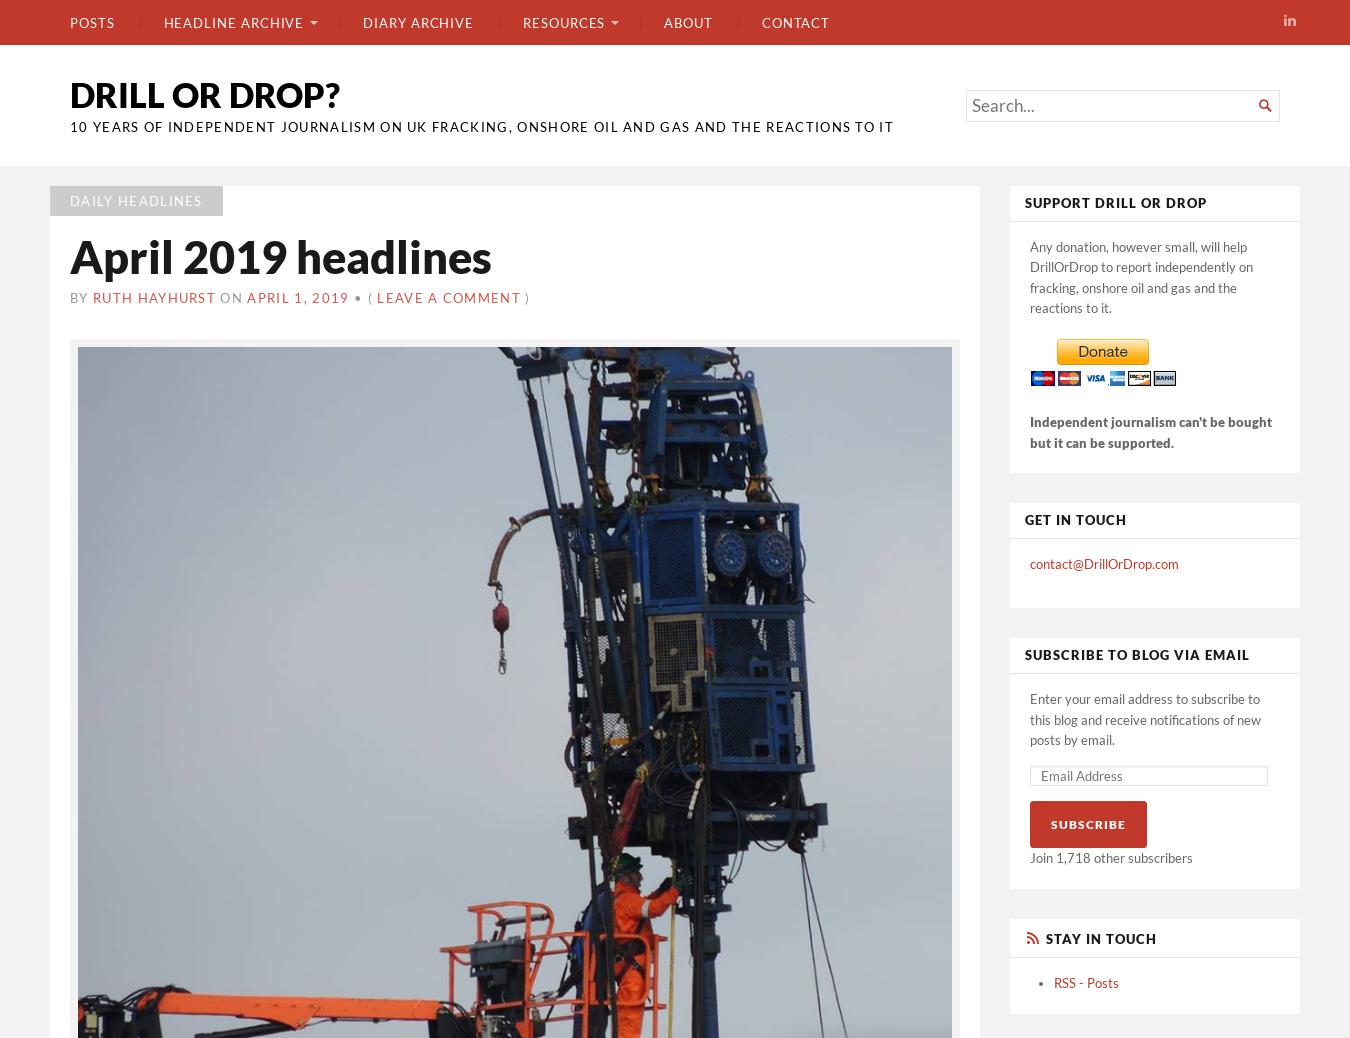  I want to click on 'Headline archive', so click(162, 21).